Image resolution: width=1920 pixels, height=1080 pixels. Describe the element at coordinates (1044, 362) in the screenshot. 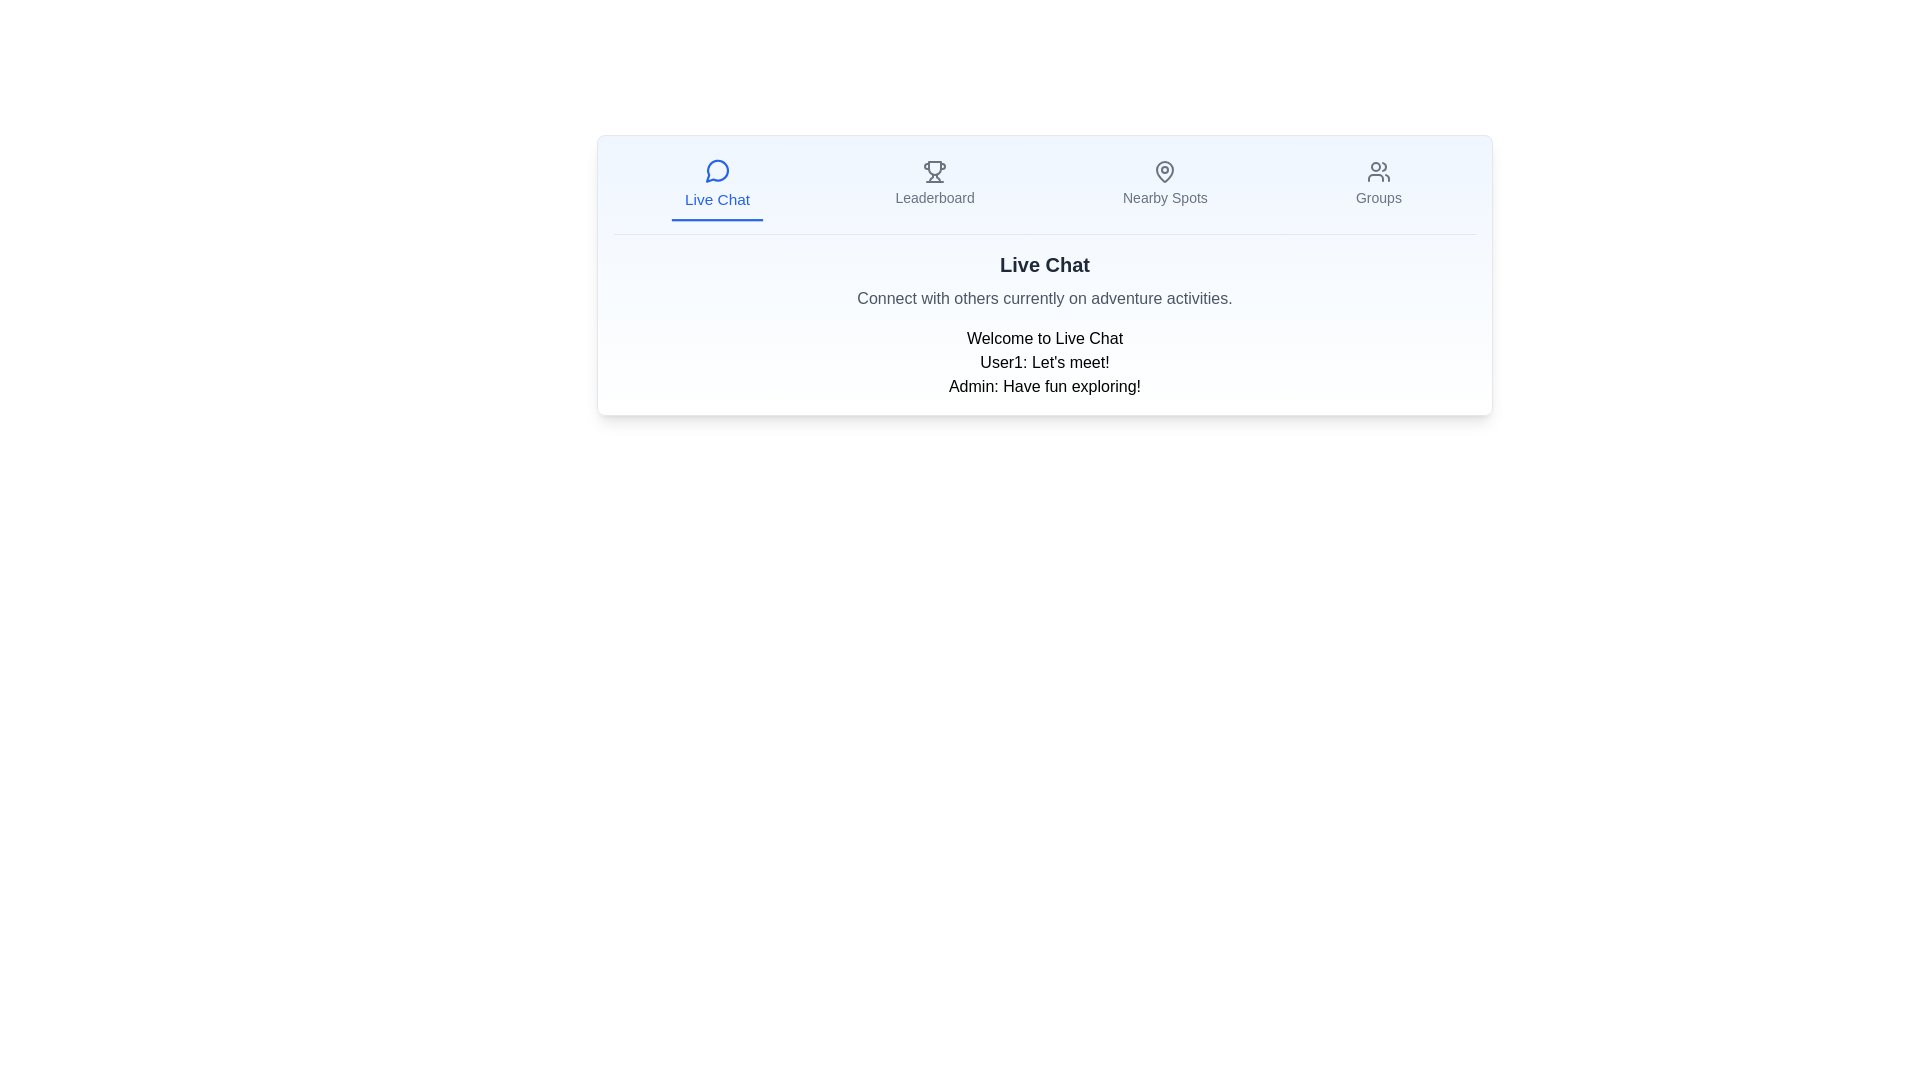

I see `the text block containing multiple lines of dialogue starting with 'Welcome to Live Chat', positioned at the bottom of the section under the title 'Live Chat'` at that location.